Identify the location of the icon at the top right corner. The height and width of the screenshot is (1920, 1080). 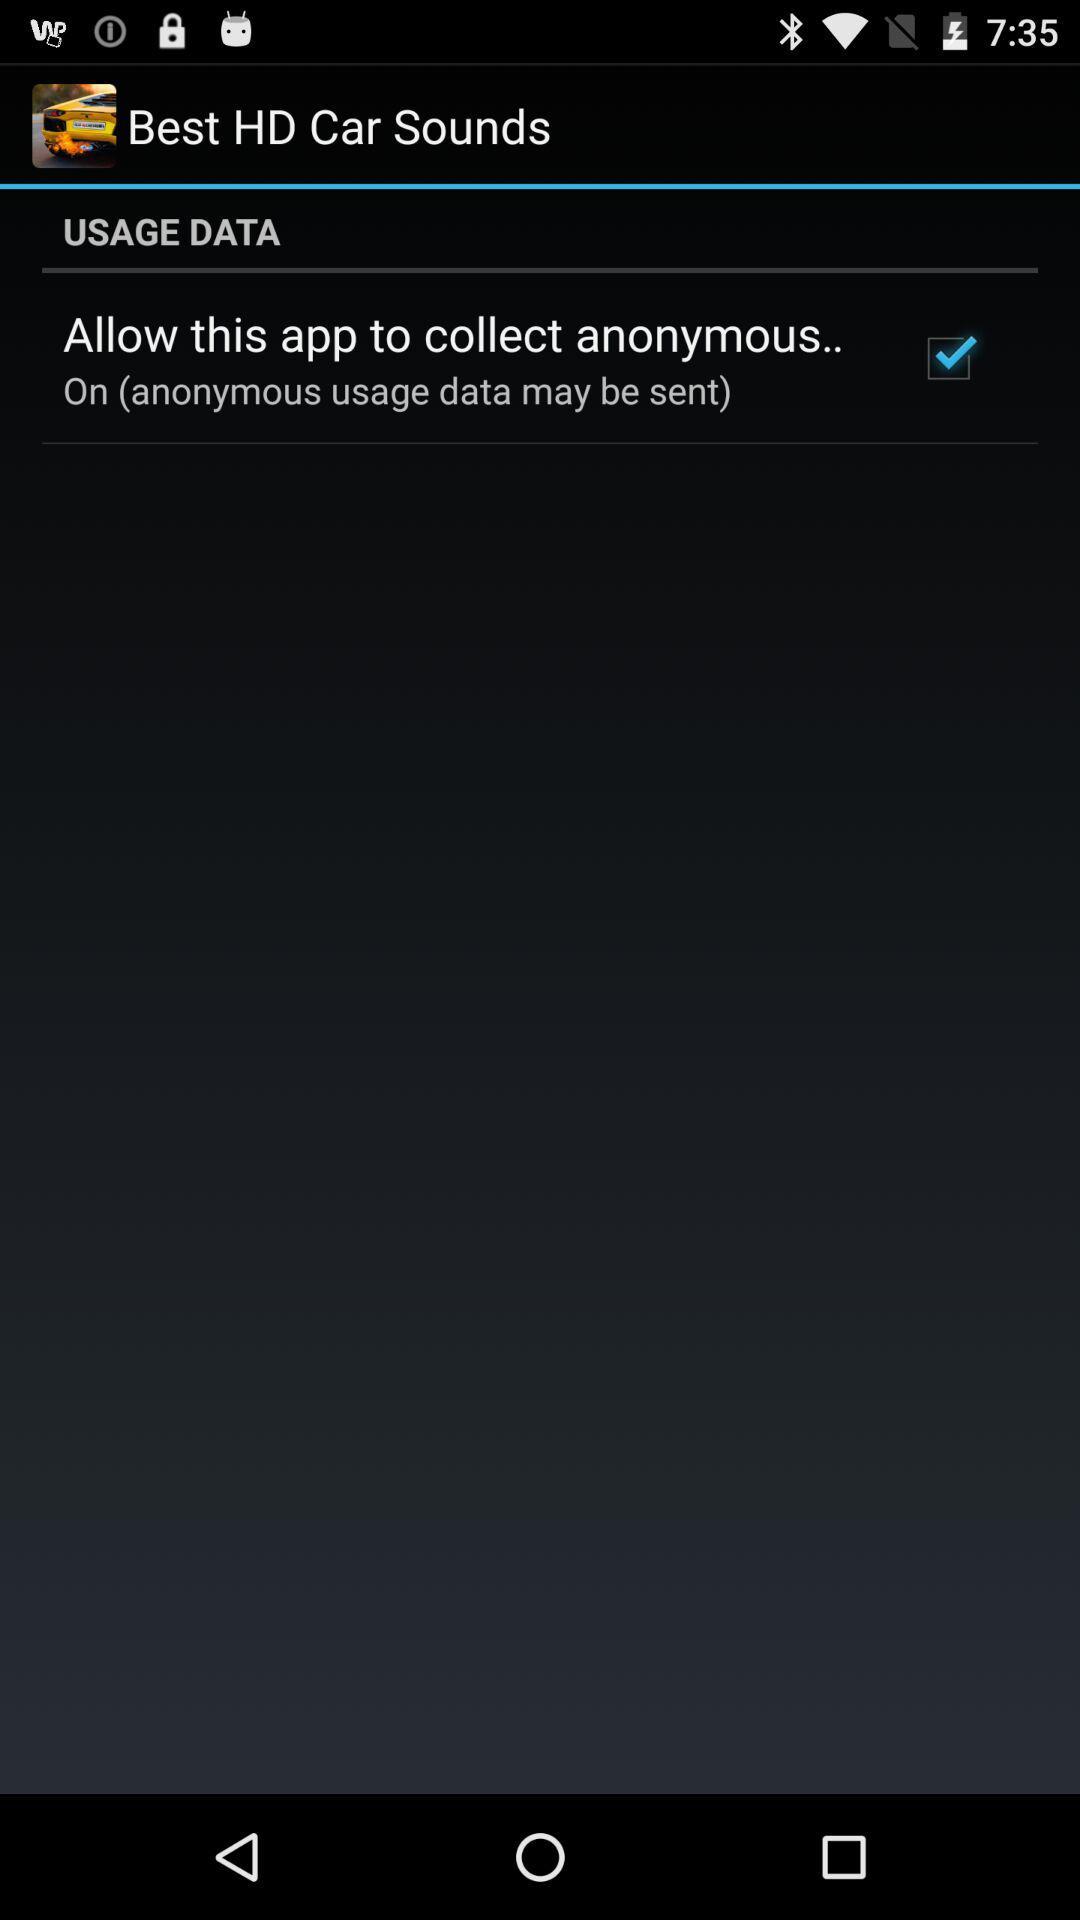
(947, 358).